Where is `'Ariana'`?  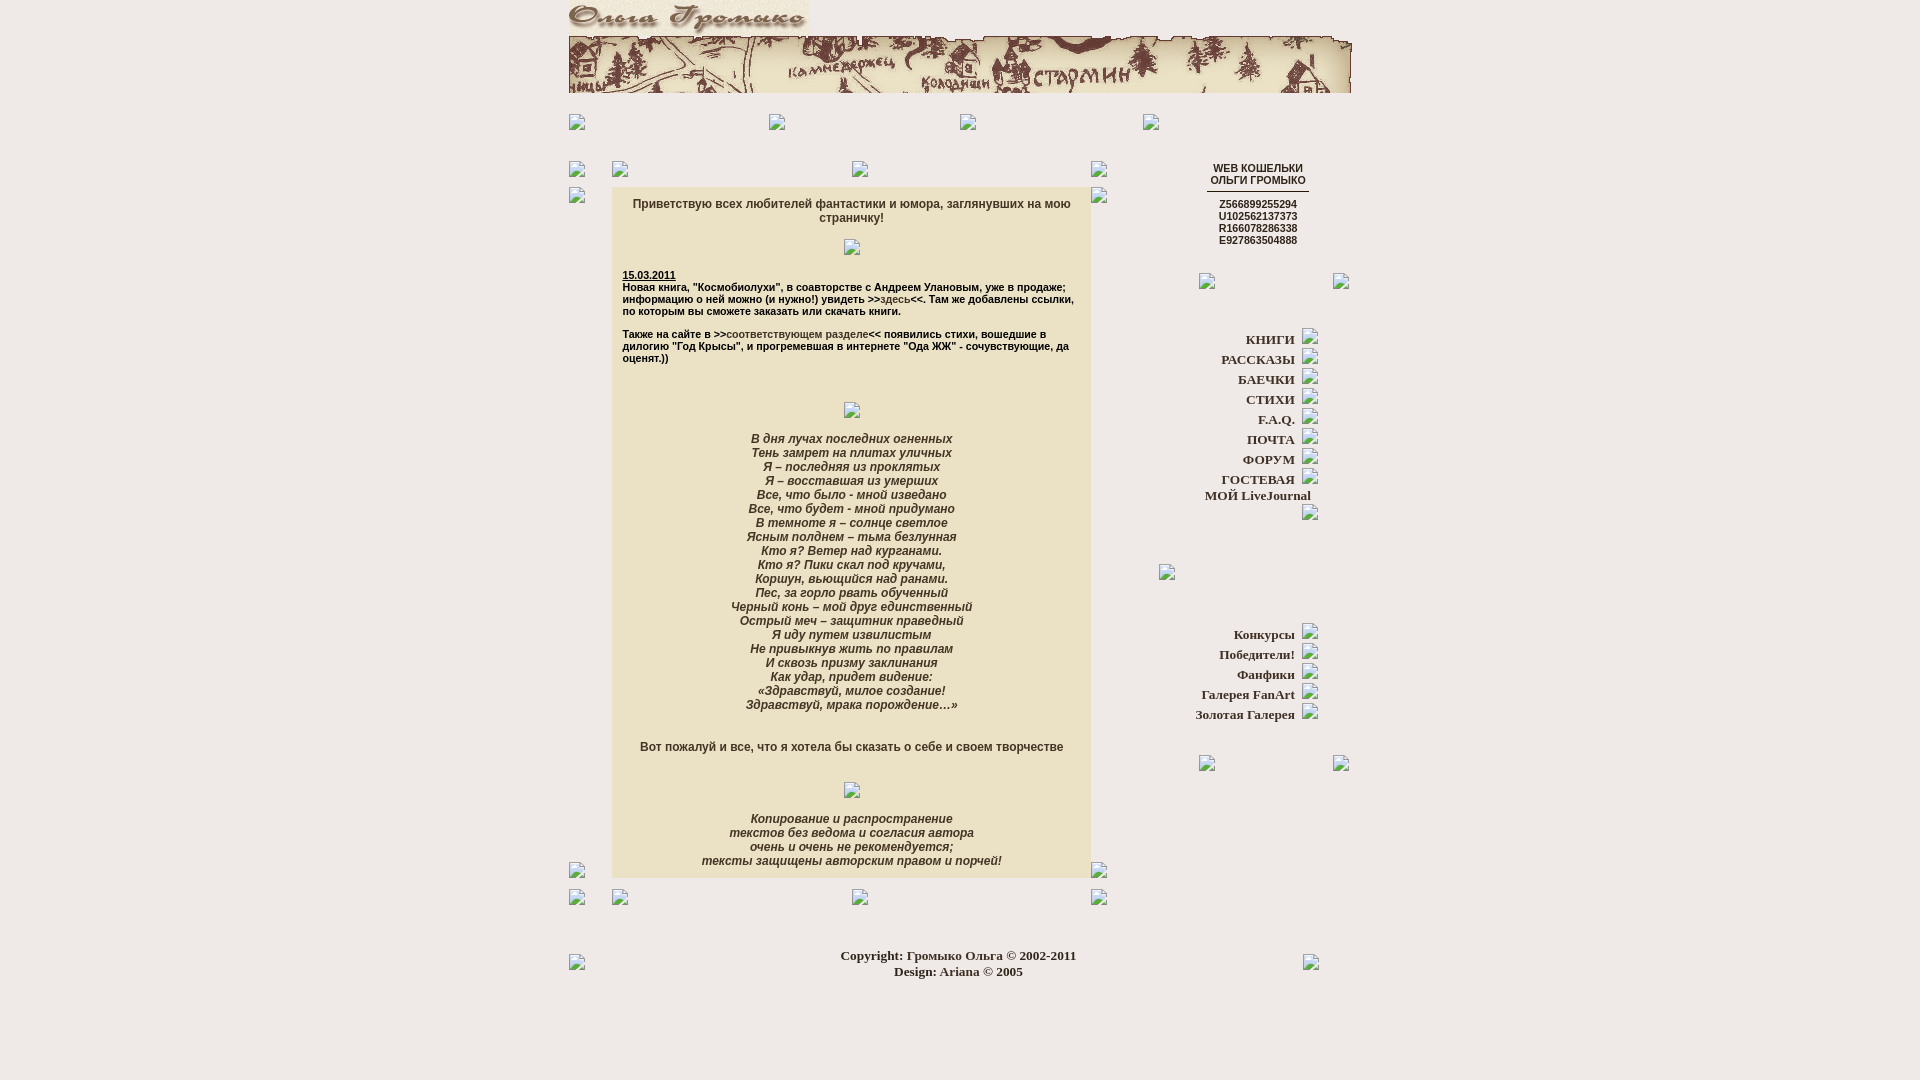 'Ariana' is located at coordinates (960, 970).